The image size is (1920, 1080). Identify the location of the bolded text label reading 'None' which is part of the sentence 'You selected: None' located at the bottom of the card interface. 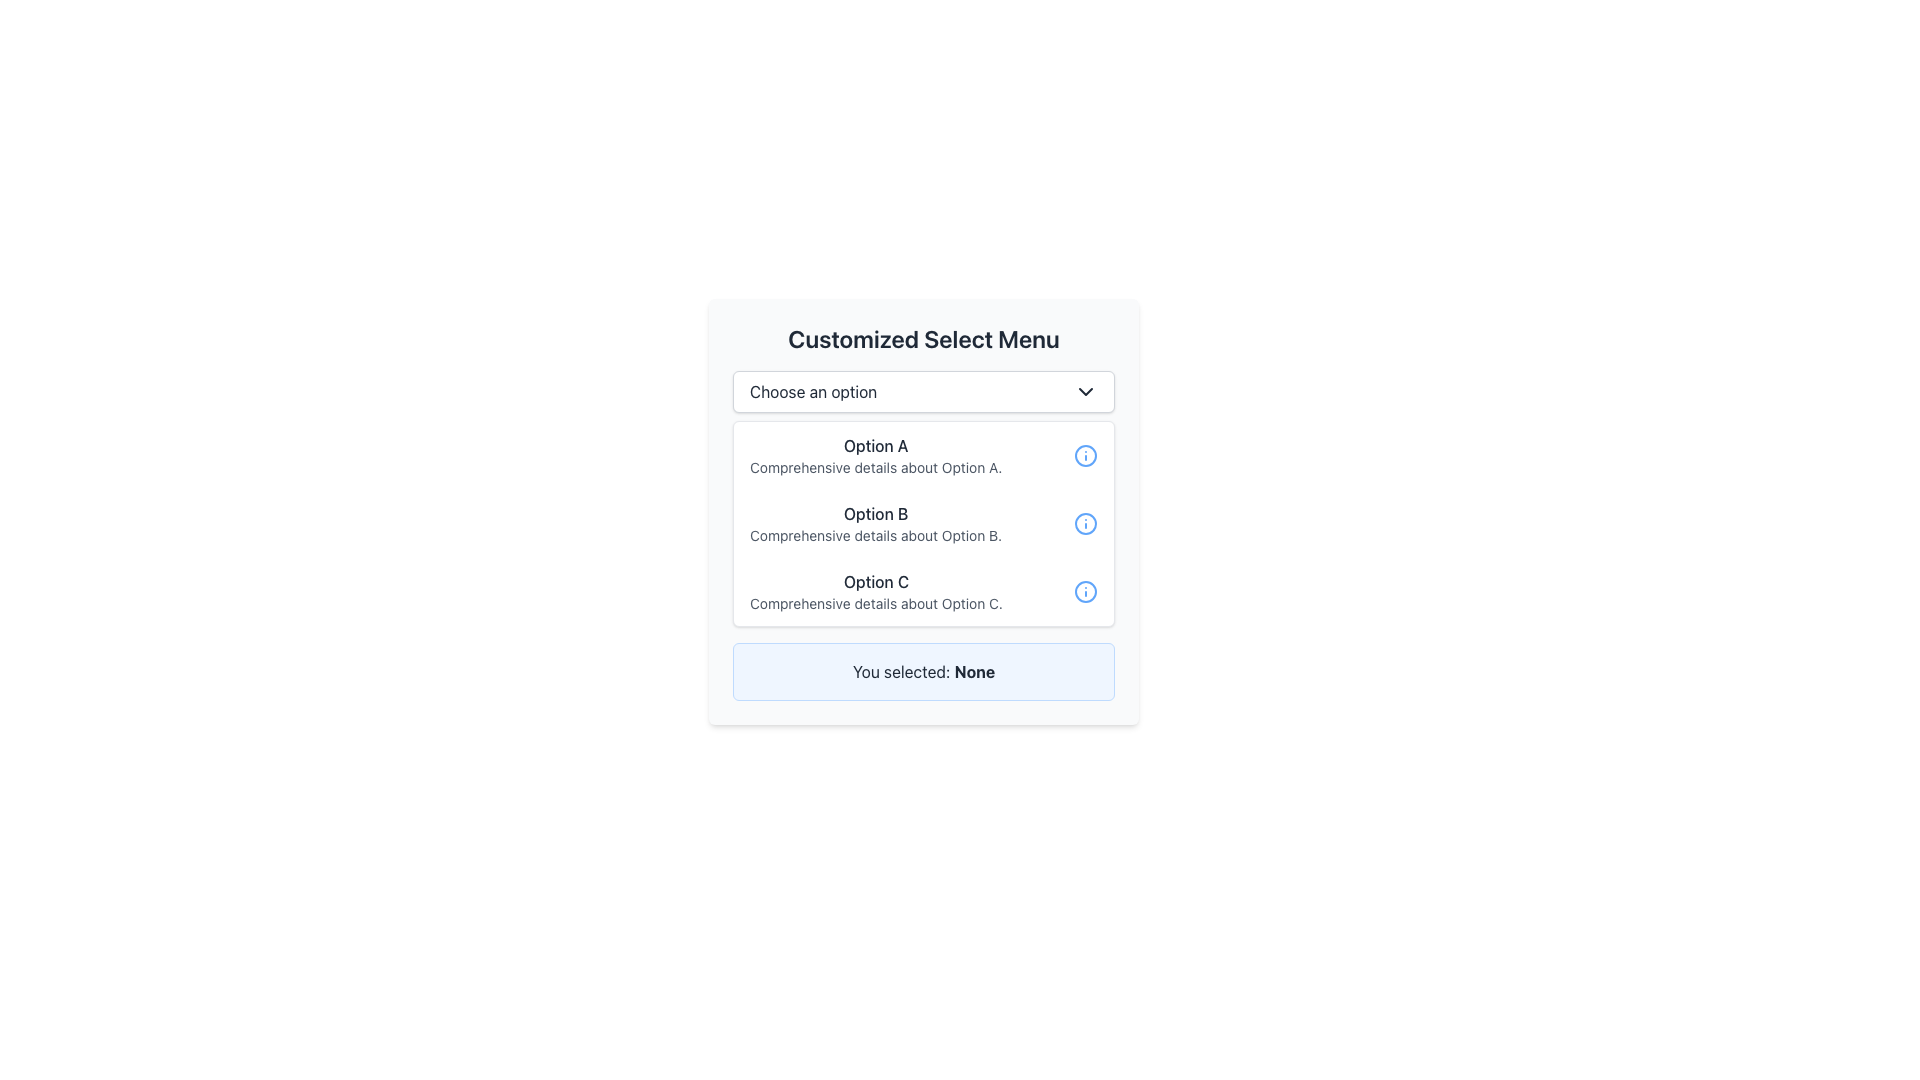
(974, 671).